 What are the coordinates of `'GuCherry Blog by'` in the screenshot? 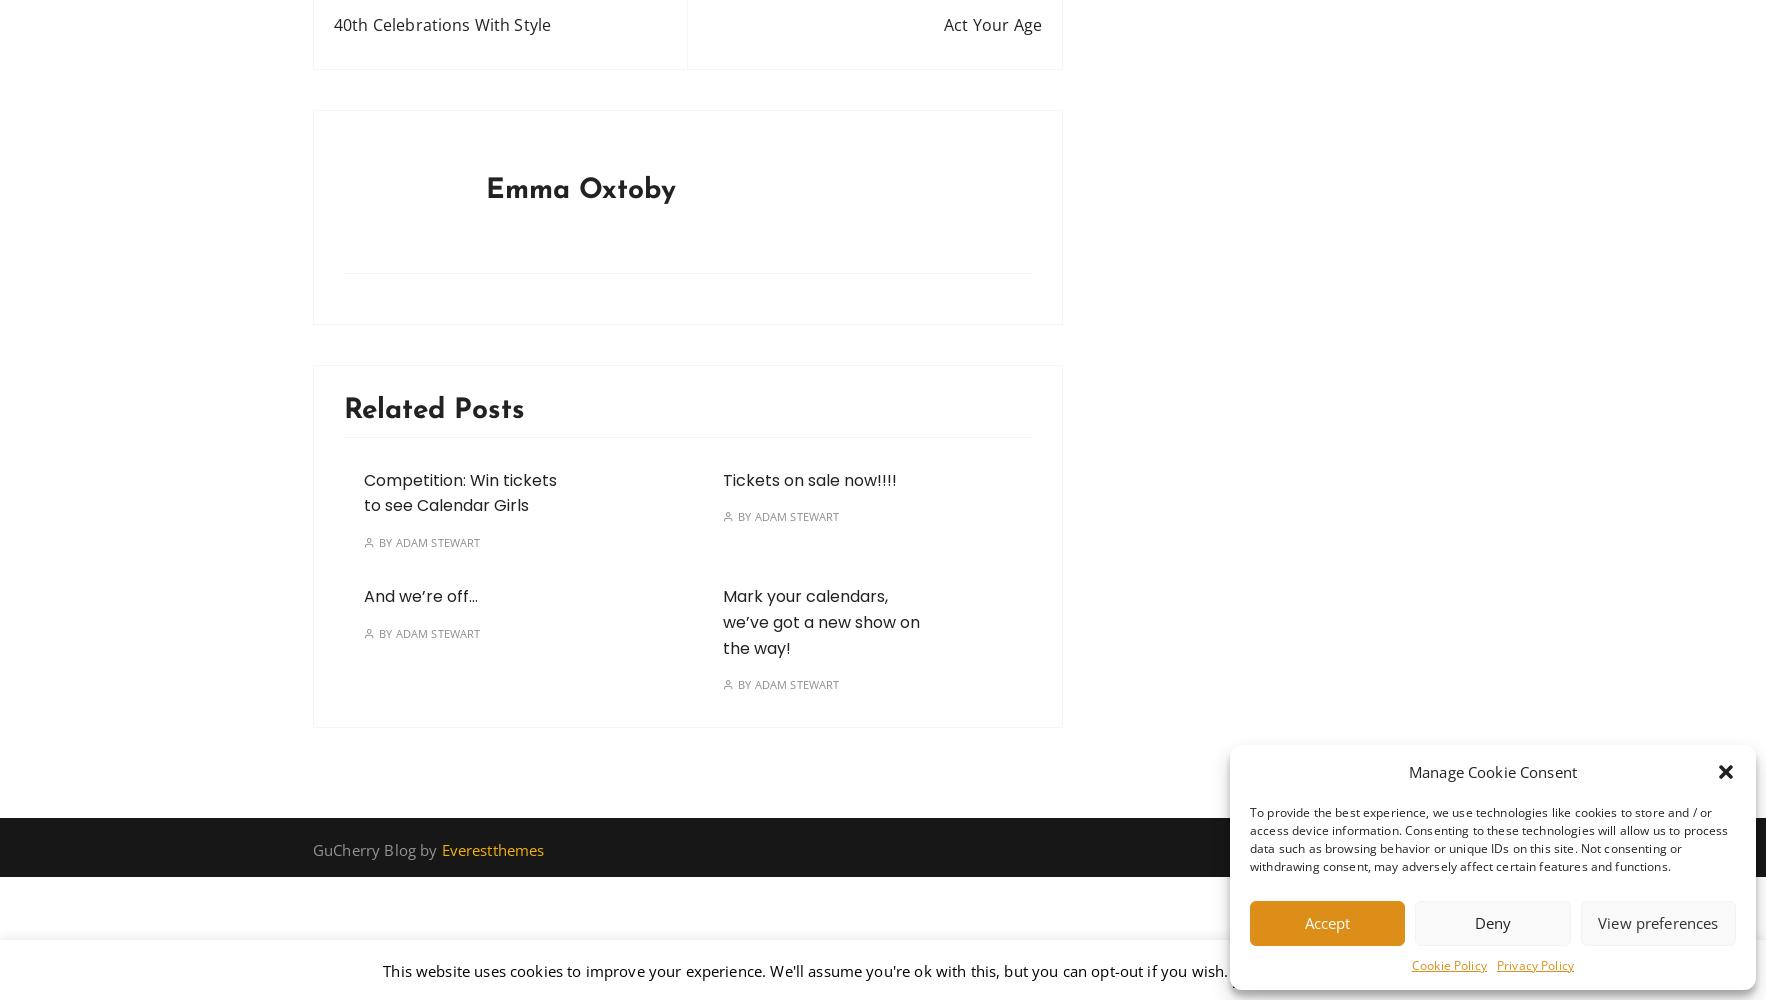 It's located at (376, 848).